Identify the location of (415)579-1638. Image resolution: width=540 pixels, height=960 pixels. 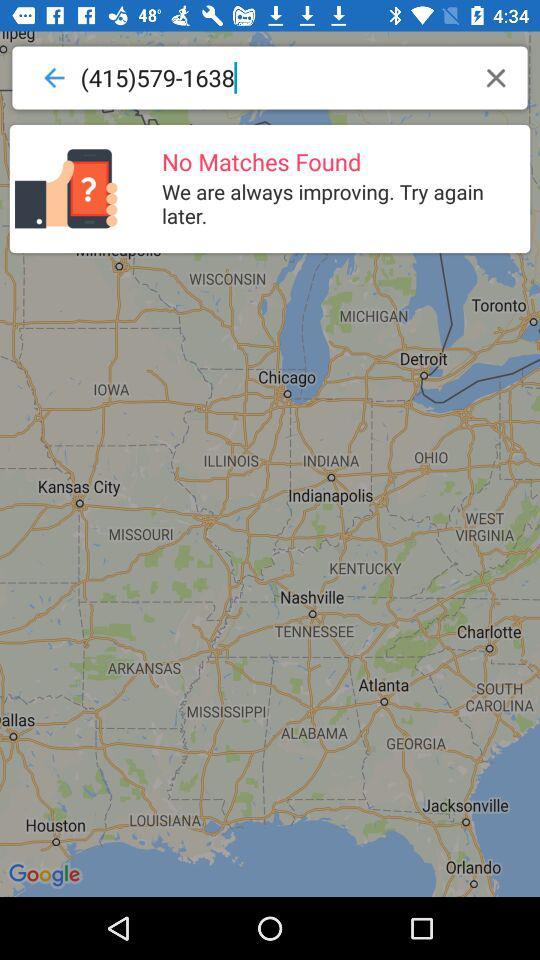
(274, 77).